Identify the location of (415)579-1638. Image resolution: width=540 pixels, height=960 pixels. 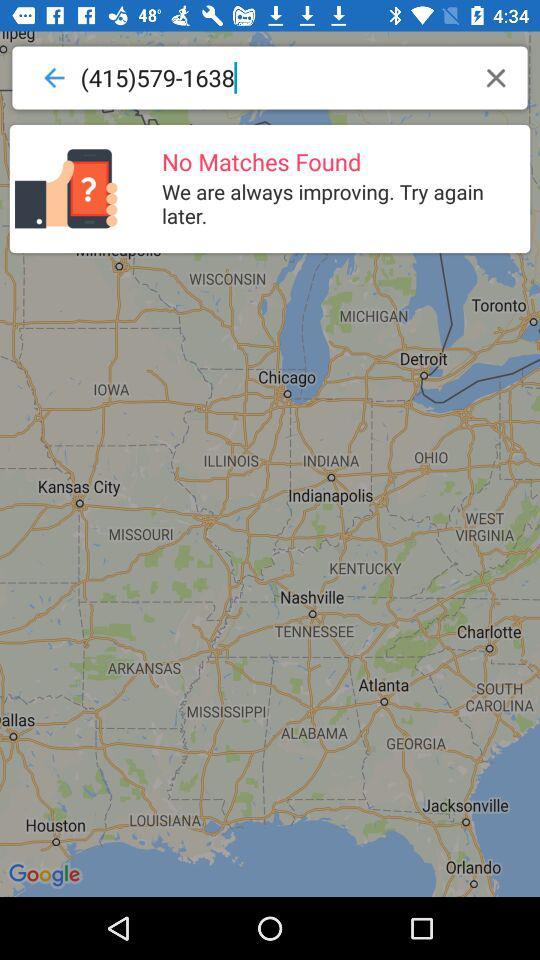
(274, 77).